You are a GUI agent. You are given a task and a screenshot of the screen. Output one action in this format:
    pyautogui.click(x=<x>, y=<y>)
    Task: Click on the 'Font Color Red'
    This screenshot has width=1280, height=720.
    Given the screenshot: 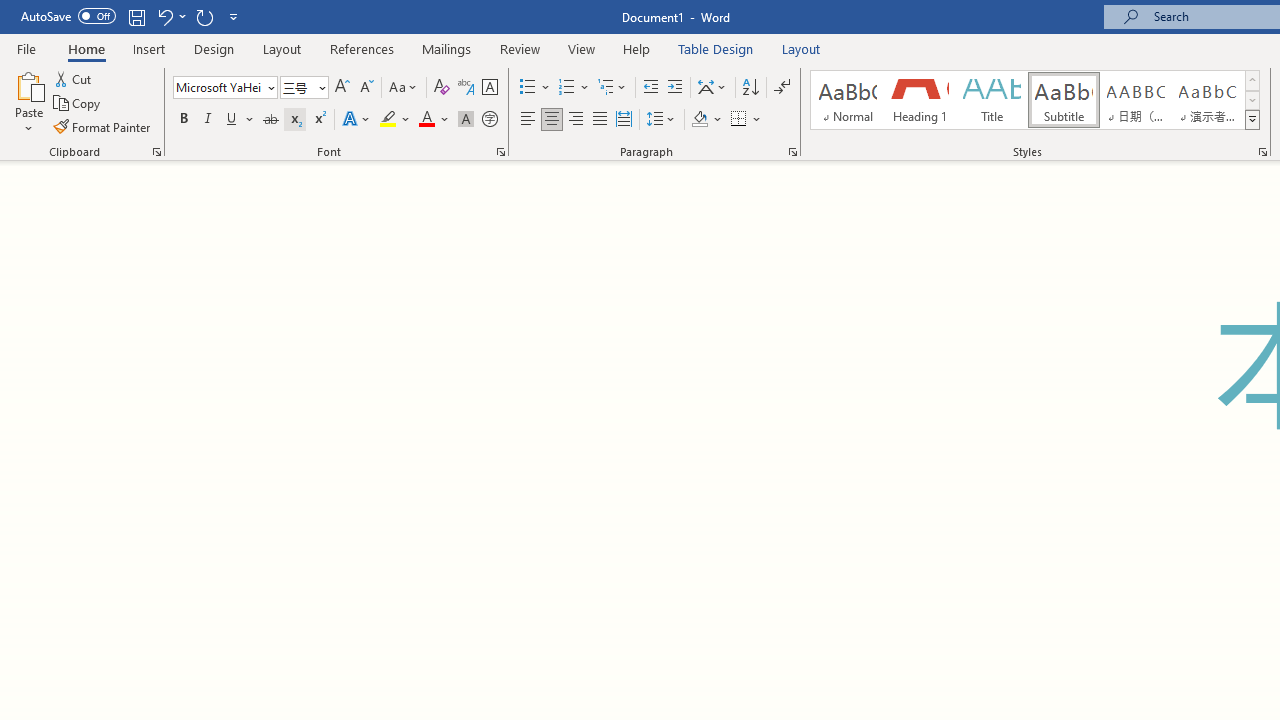 What is the action you would take?
    pyautogui.click(x=425, y=119)
    